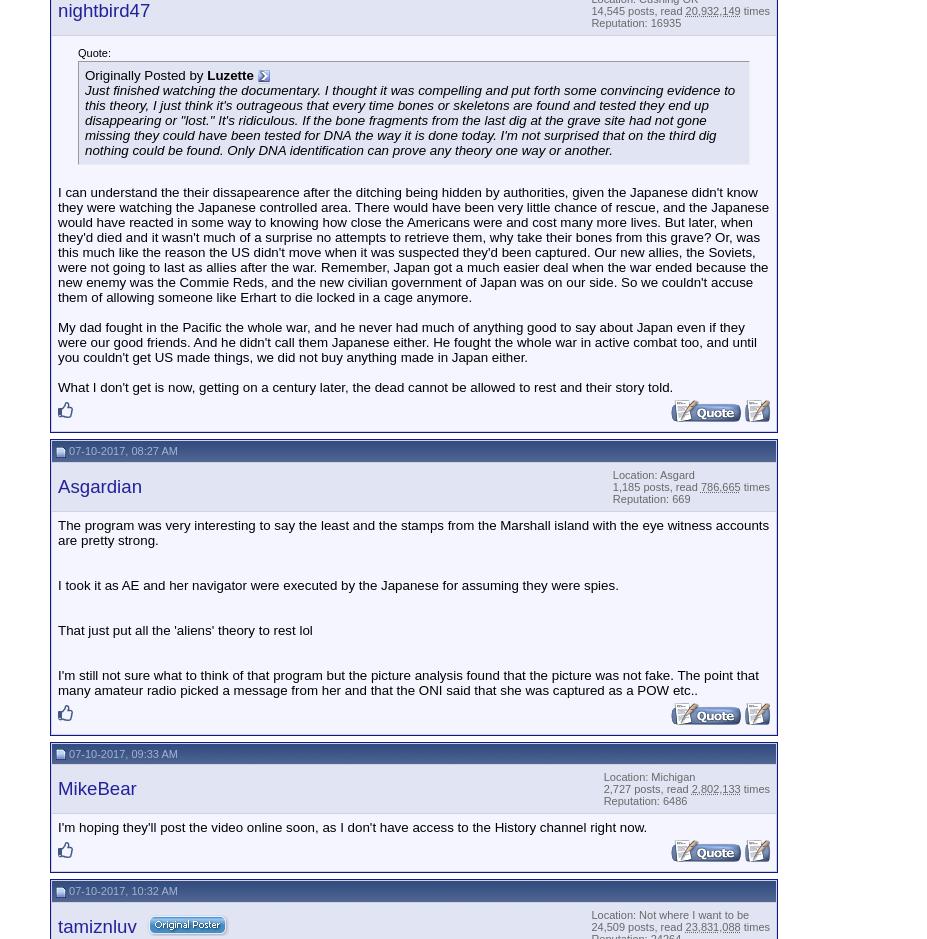 Image resolution: width=927 pixels, height=939 pixels. What do you see at coordinates (57, 244) in the screenshot?
I see `'I can understand the their dissapearence after the ditching being hidden by authorities, given the Japanese didn't know they were watching the Japanese controlled area.  There would have been very little chance of rescue, and the Japanese would have reacted in some way to knowing how close the Americans were and cost many more lives.  But later, when they'd died and it wasn't much of a surprise no attempts to retrieve them, why take their bones from this grave?  Or, was this much like the reason the US didn't move when it was suspected they'd been captured.  Our new allies, the Soviets, were not going to last as allies after the war.  Remember, Japan got a much easier deal when the war ended because the new enemy was the Commie Reds, and the new civilian government of Japan was on our side.  So we couldn't accuse them of allowing someone like Erhart to die locked in a cage anymore.'` at bounding box center [57, 244].